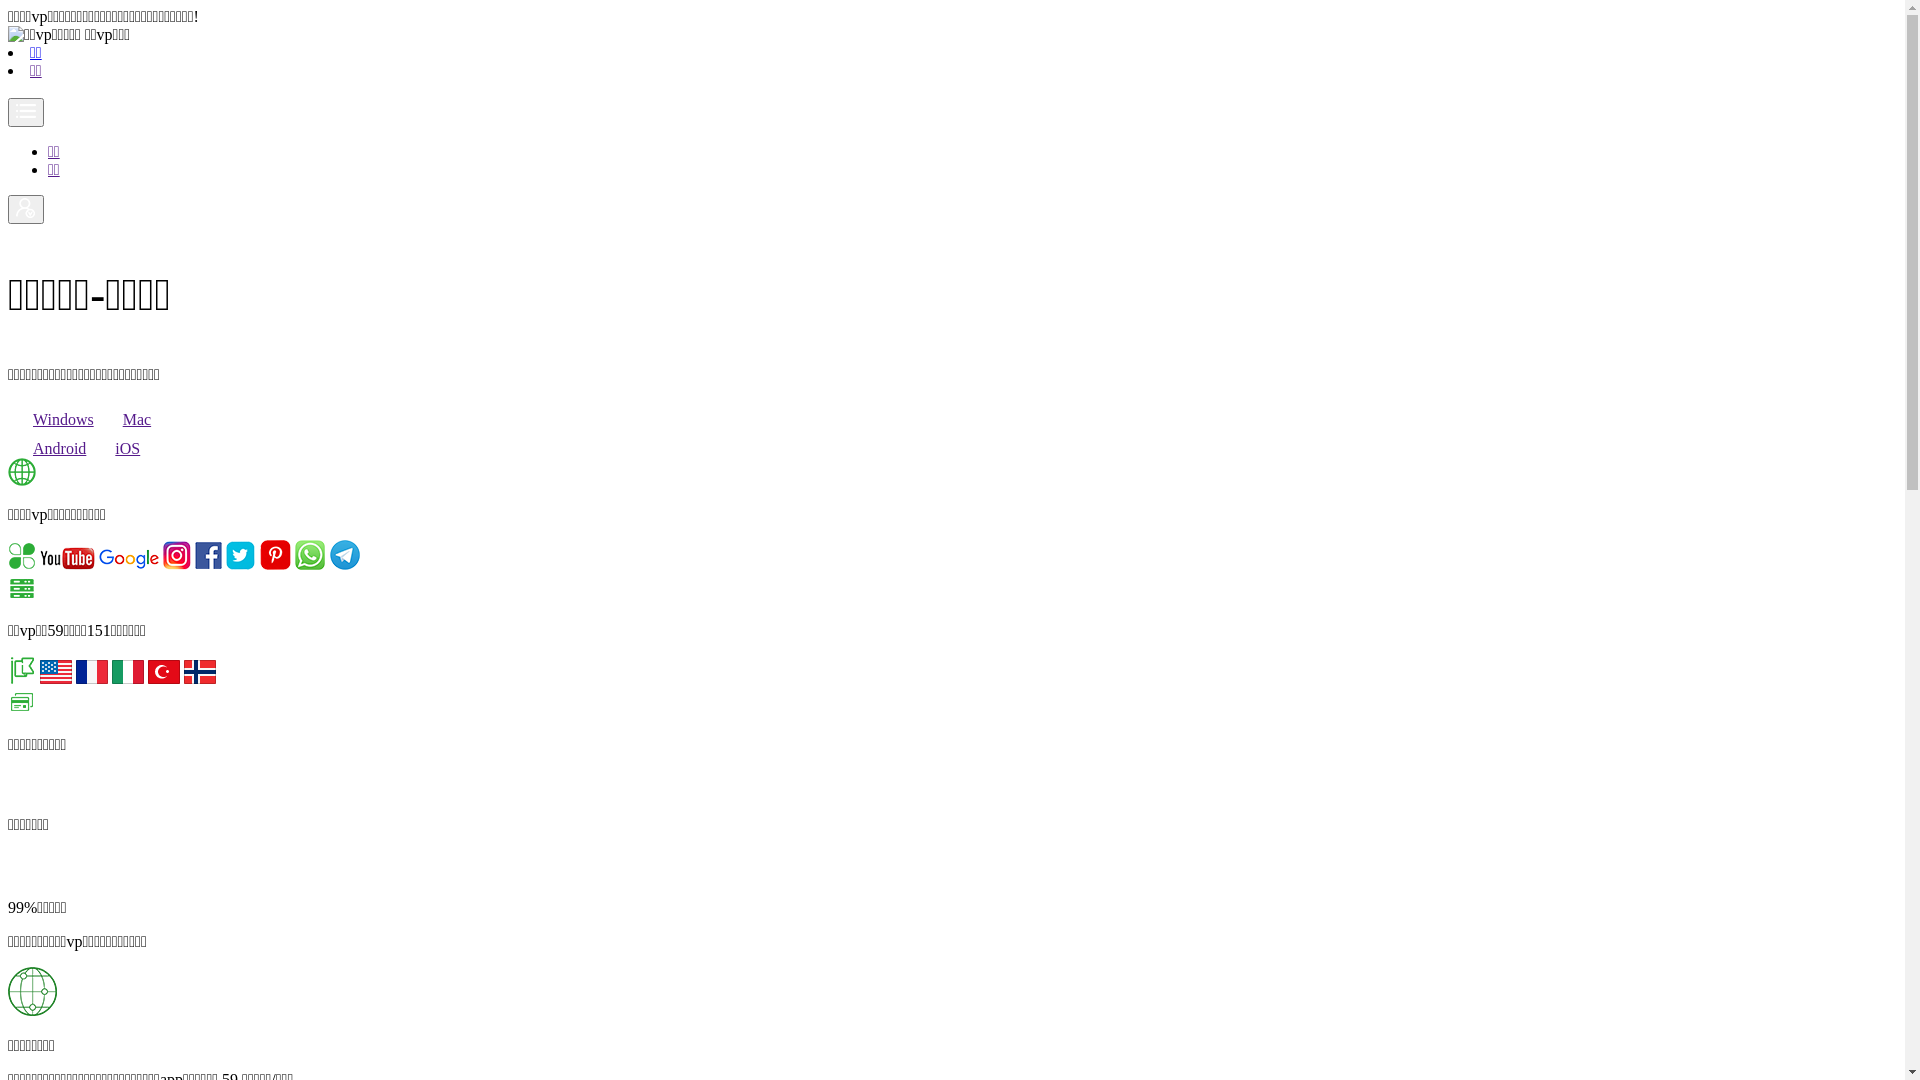 The height and width of the screenshot is (1080, 1920). What do you see at coordinates (114, 447) in the screenshot?
I see `'iOS'` at bounding box center [114, 447].